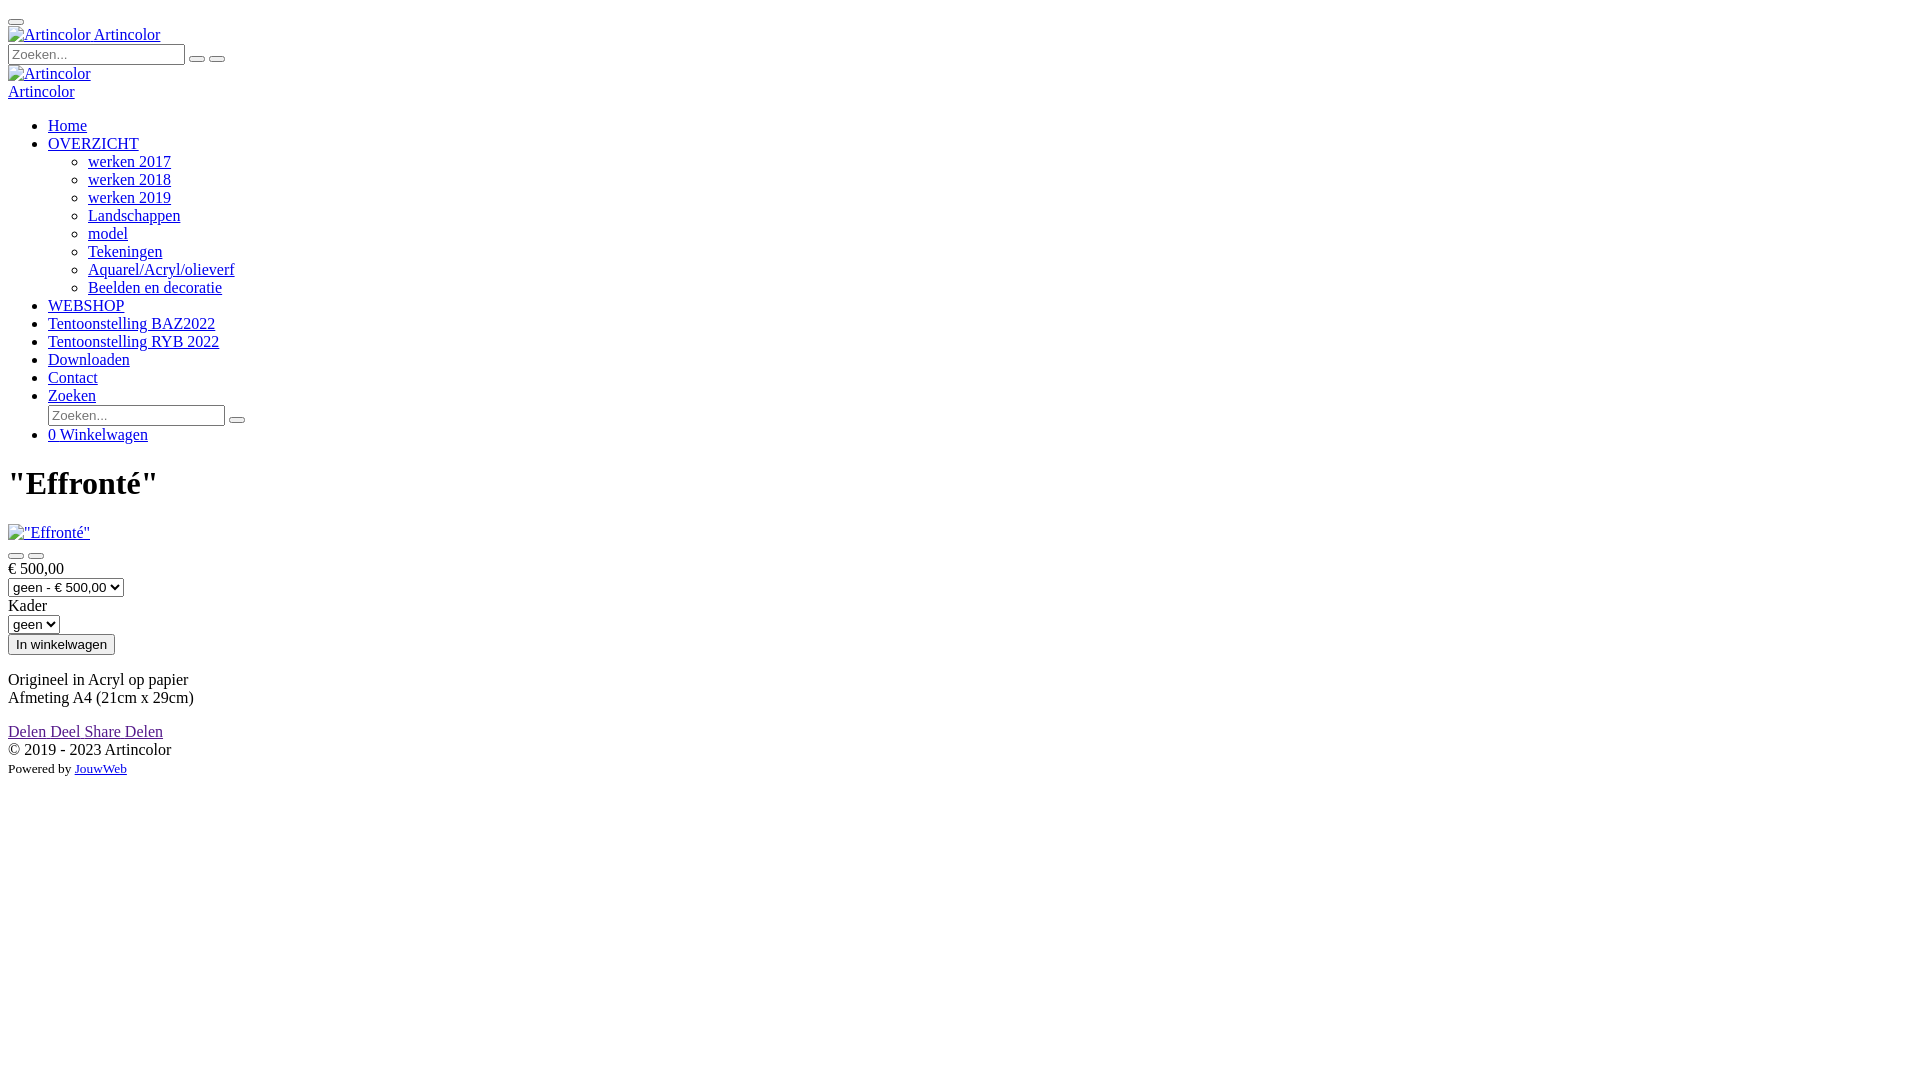 This screenshot has width=1920, height=1080. I want to click on '0 Winkelwagen', so click(48, 433).